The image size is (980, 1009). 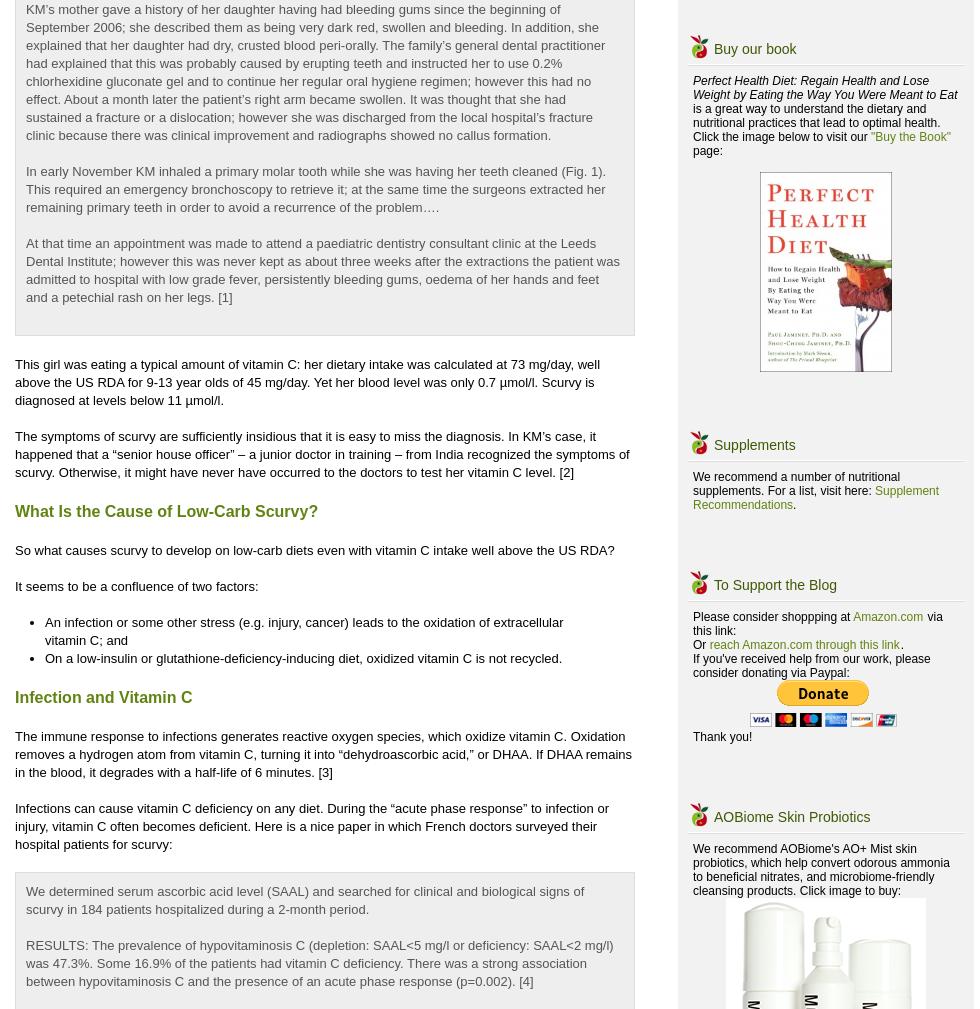 I want to click on 'We determined serum ascorbic acid level (SAAL) and searched for clinical and biological signs of scurvy in 184 patients hospitalized during a 2-month period.', so click(x=25, y=900).